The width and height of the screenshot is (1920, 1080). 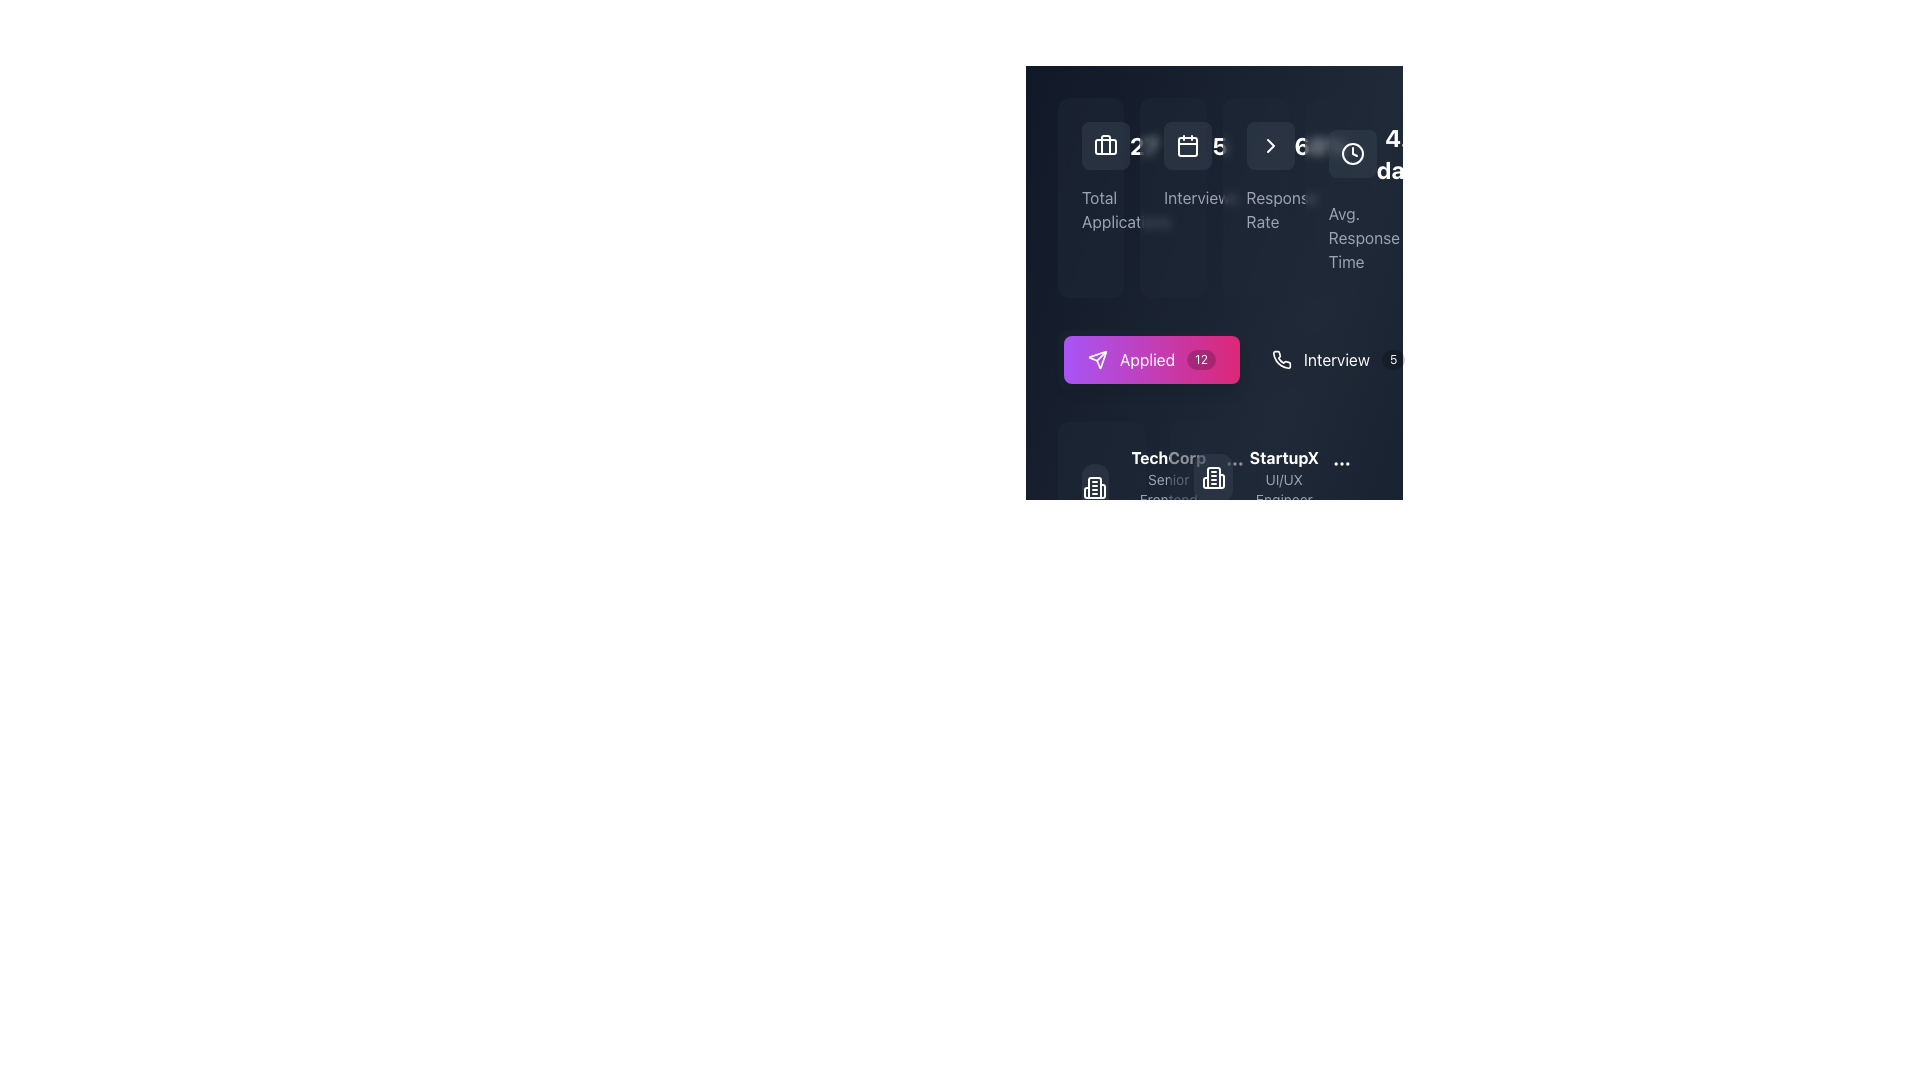 I want to click on the static text component displaying the number '5', which is styled as a statistic indicator and aligned with a calendar icon to its left and the word 'Interviews' below, so click(x=1173, y=145).